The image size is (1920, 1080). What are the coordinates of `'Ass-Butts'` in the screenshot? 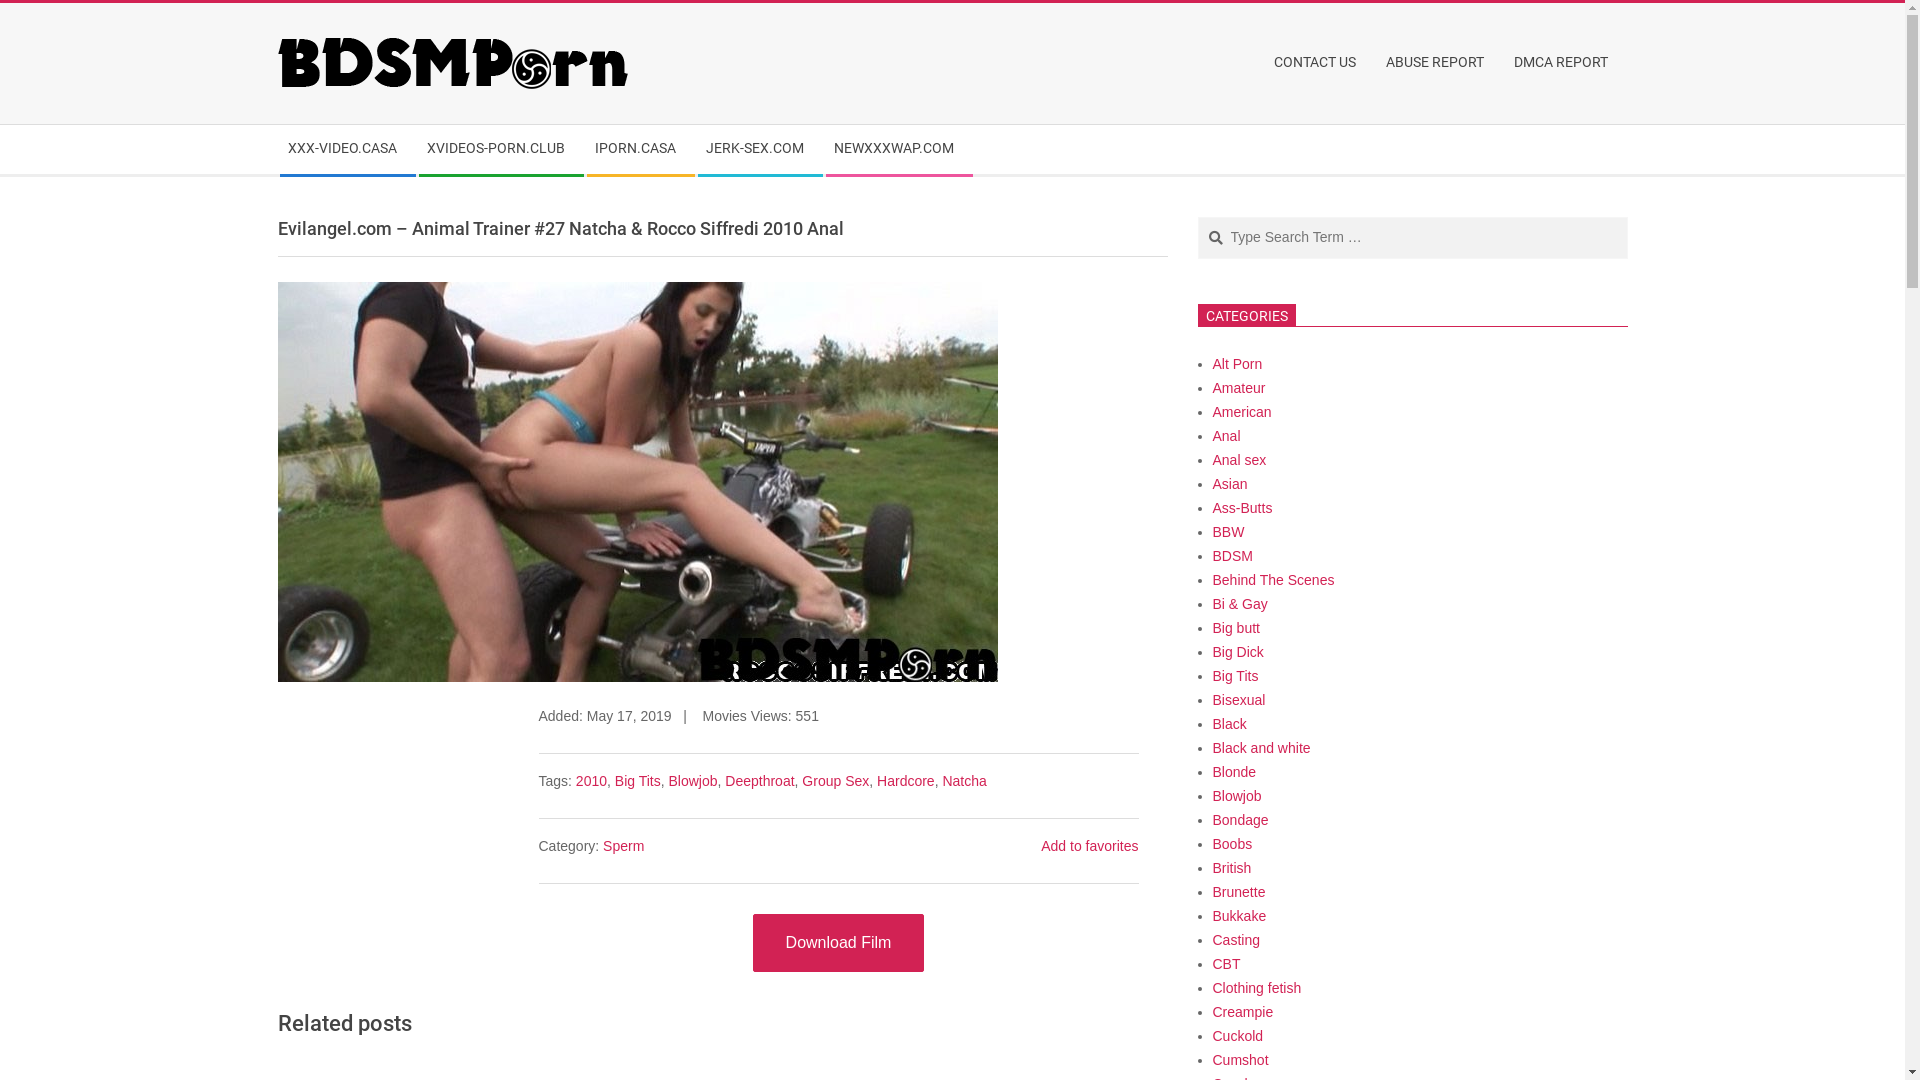 It's located at (1241, 507).